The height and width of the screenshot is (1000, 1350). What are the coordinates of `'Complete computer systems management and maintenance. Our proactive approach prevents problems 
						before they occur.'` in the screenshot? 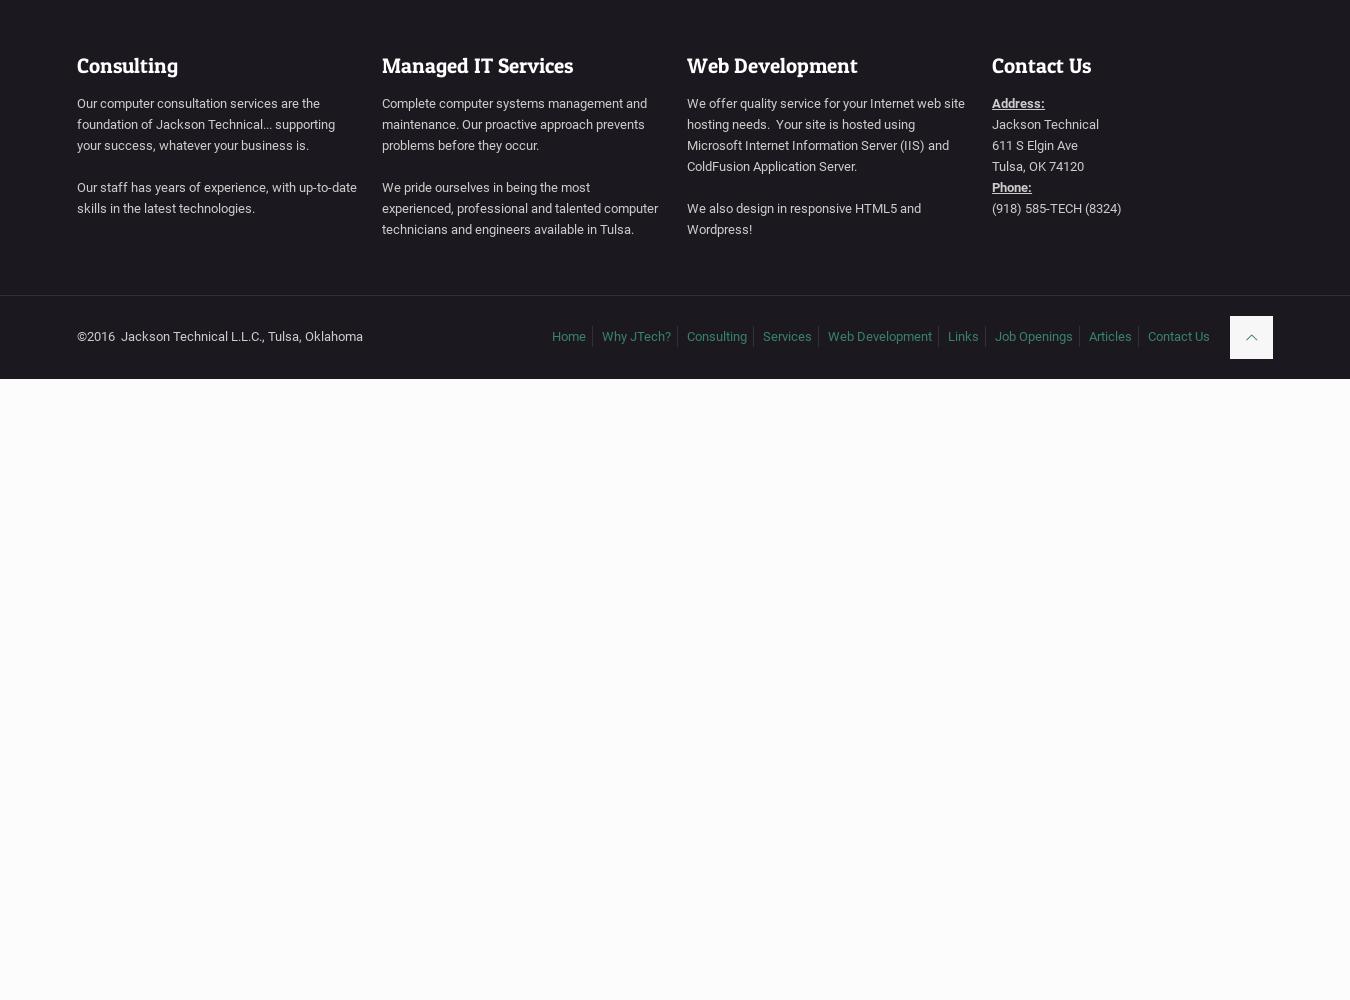 It's located at (513, 123).